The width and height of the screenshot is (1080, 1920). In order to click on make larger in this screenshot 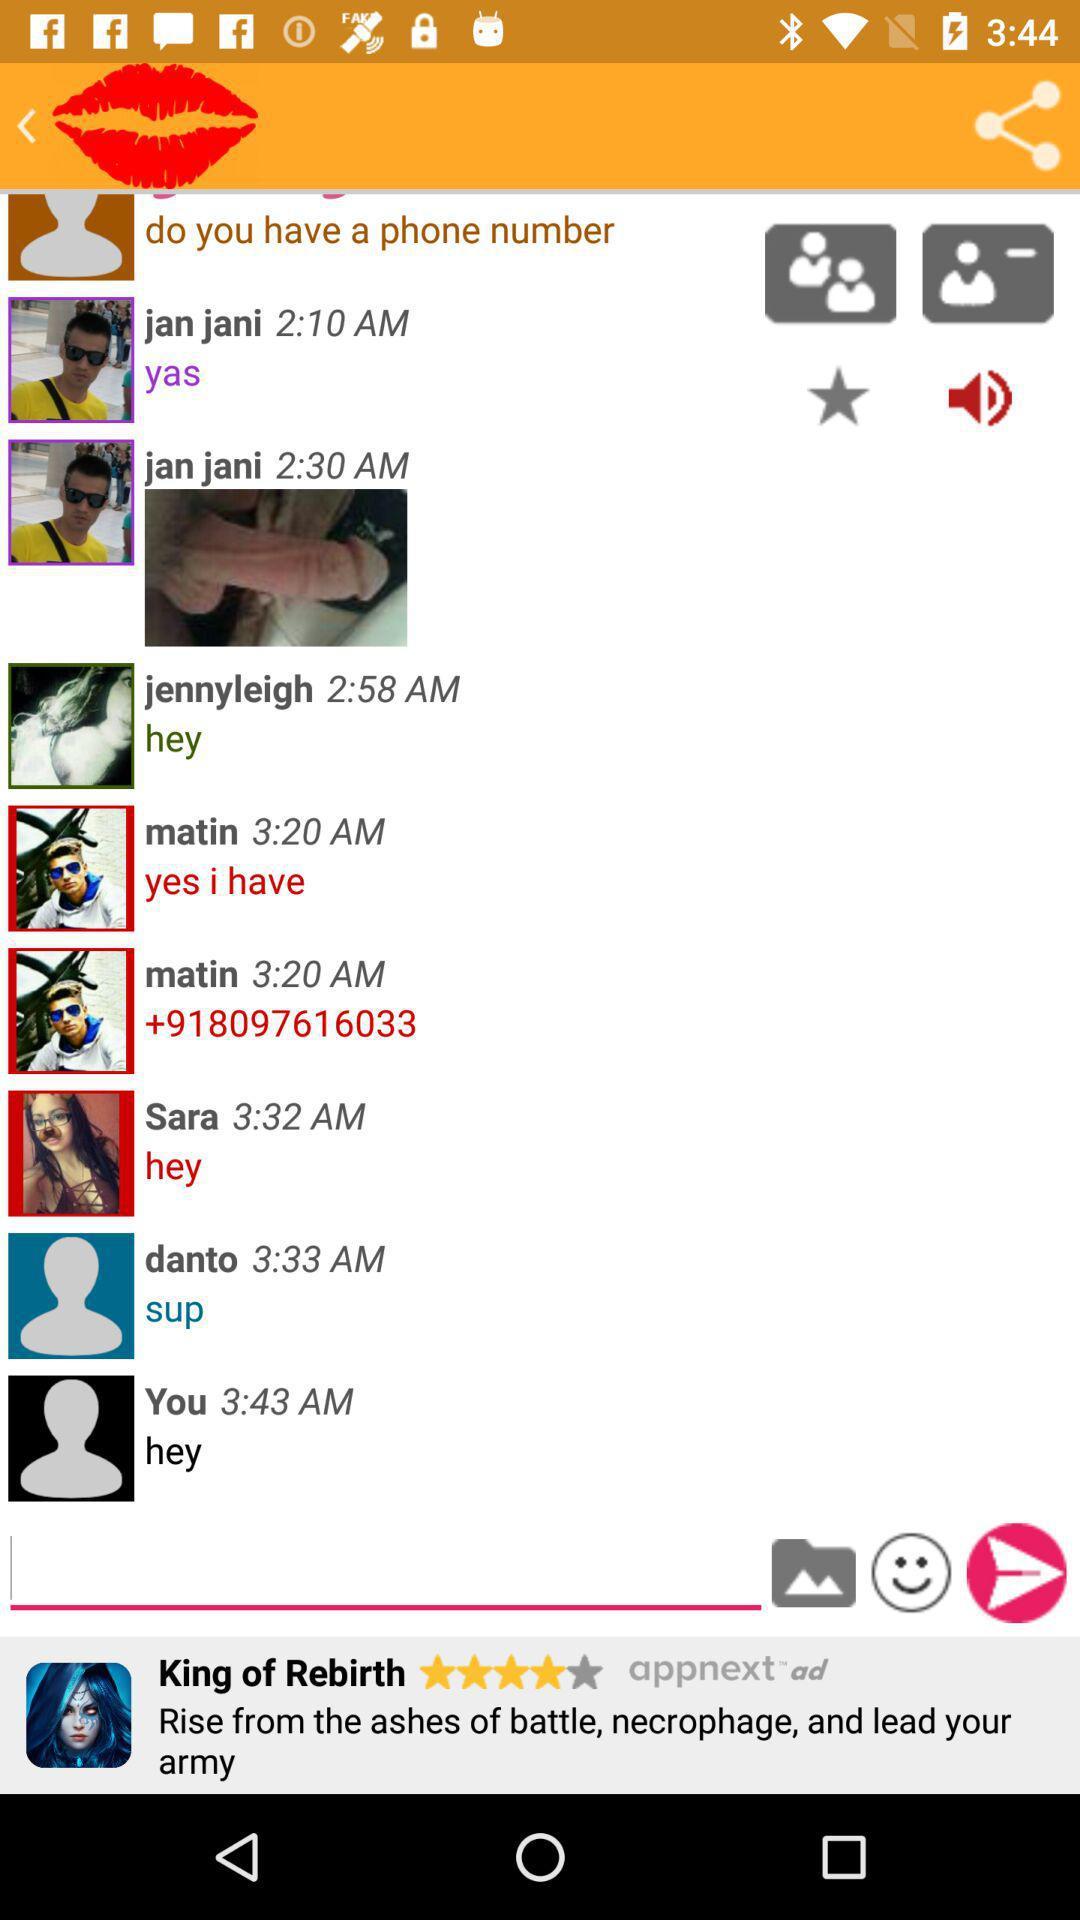, I will do `click(276, 566)`.